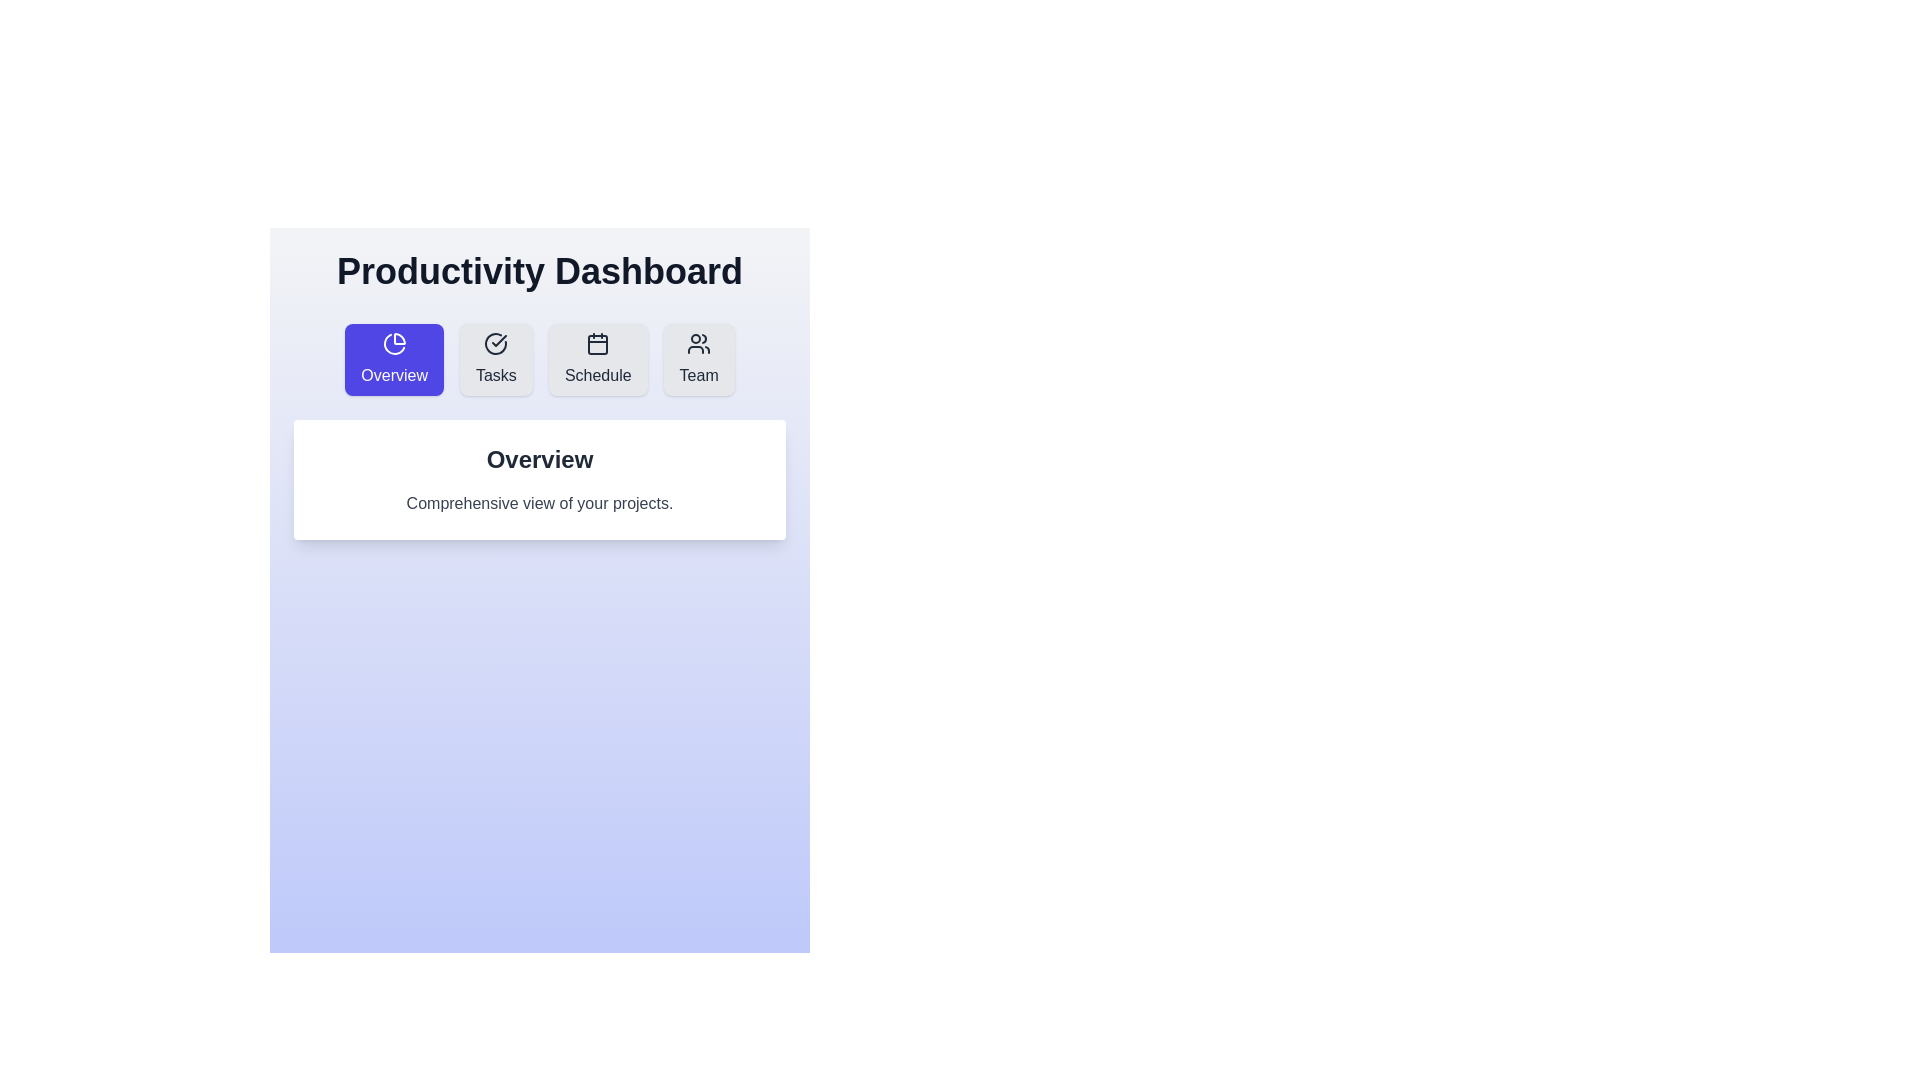 The image size is (1920, 1080). I want to click on the tab button labeled Schedule to switch to its view, so click(597, 358).